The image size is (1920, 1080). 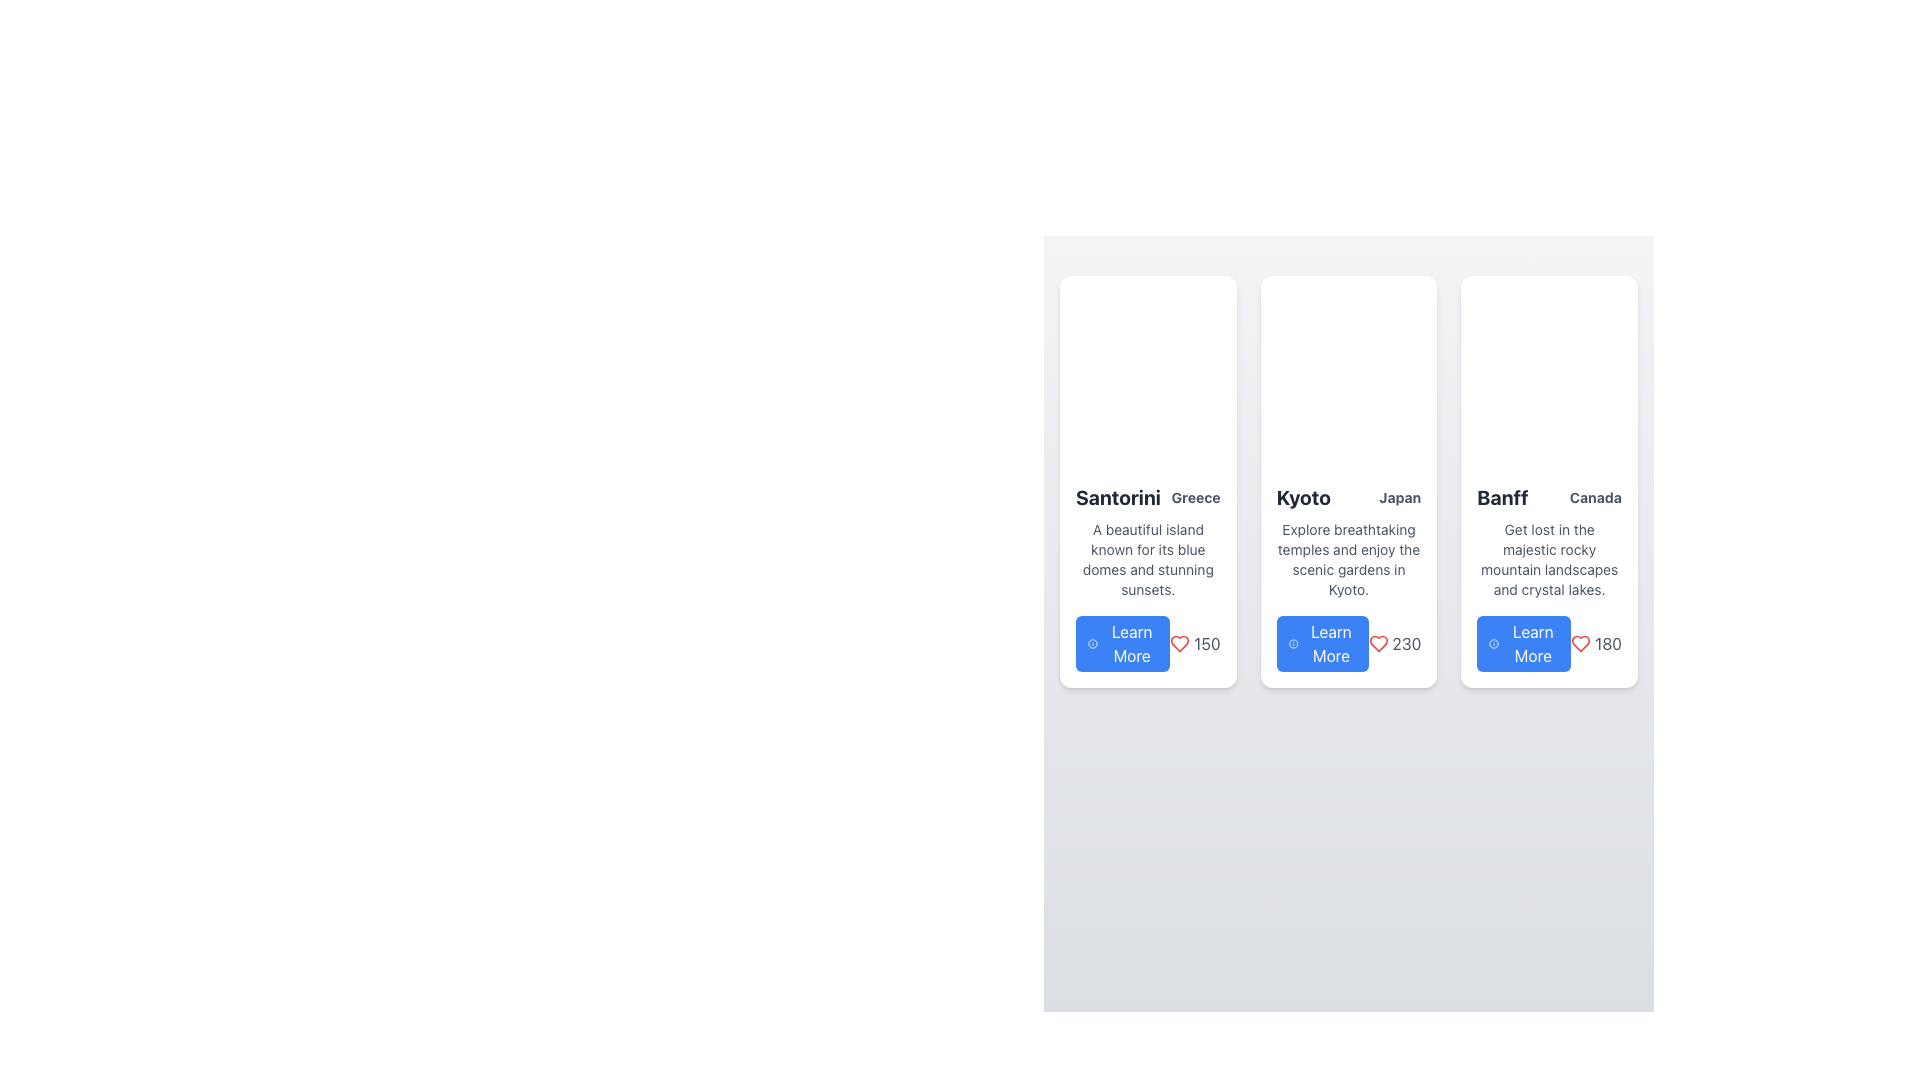 What do you see at coordinates (1196, 496) in the screenshot?
I see `the Text Label providing the location 'Greece', which is positioned to the right of the larger text label 'Santorini' in the first card of a horizontally arranged series of cards` at bounding box center [1196, 496].